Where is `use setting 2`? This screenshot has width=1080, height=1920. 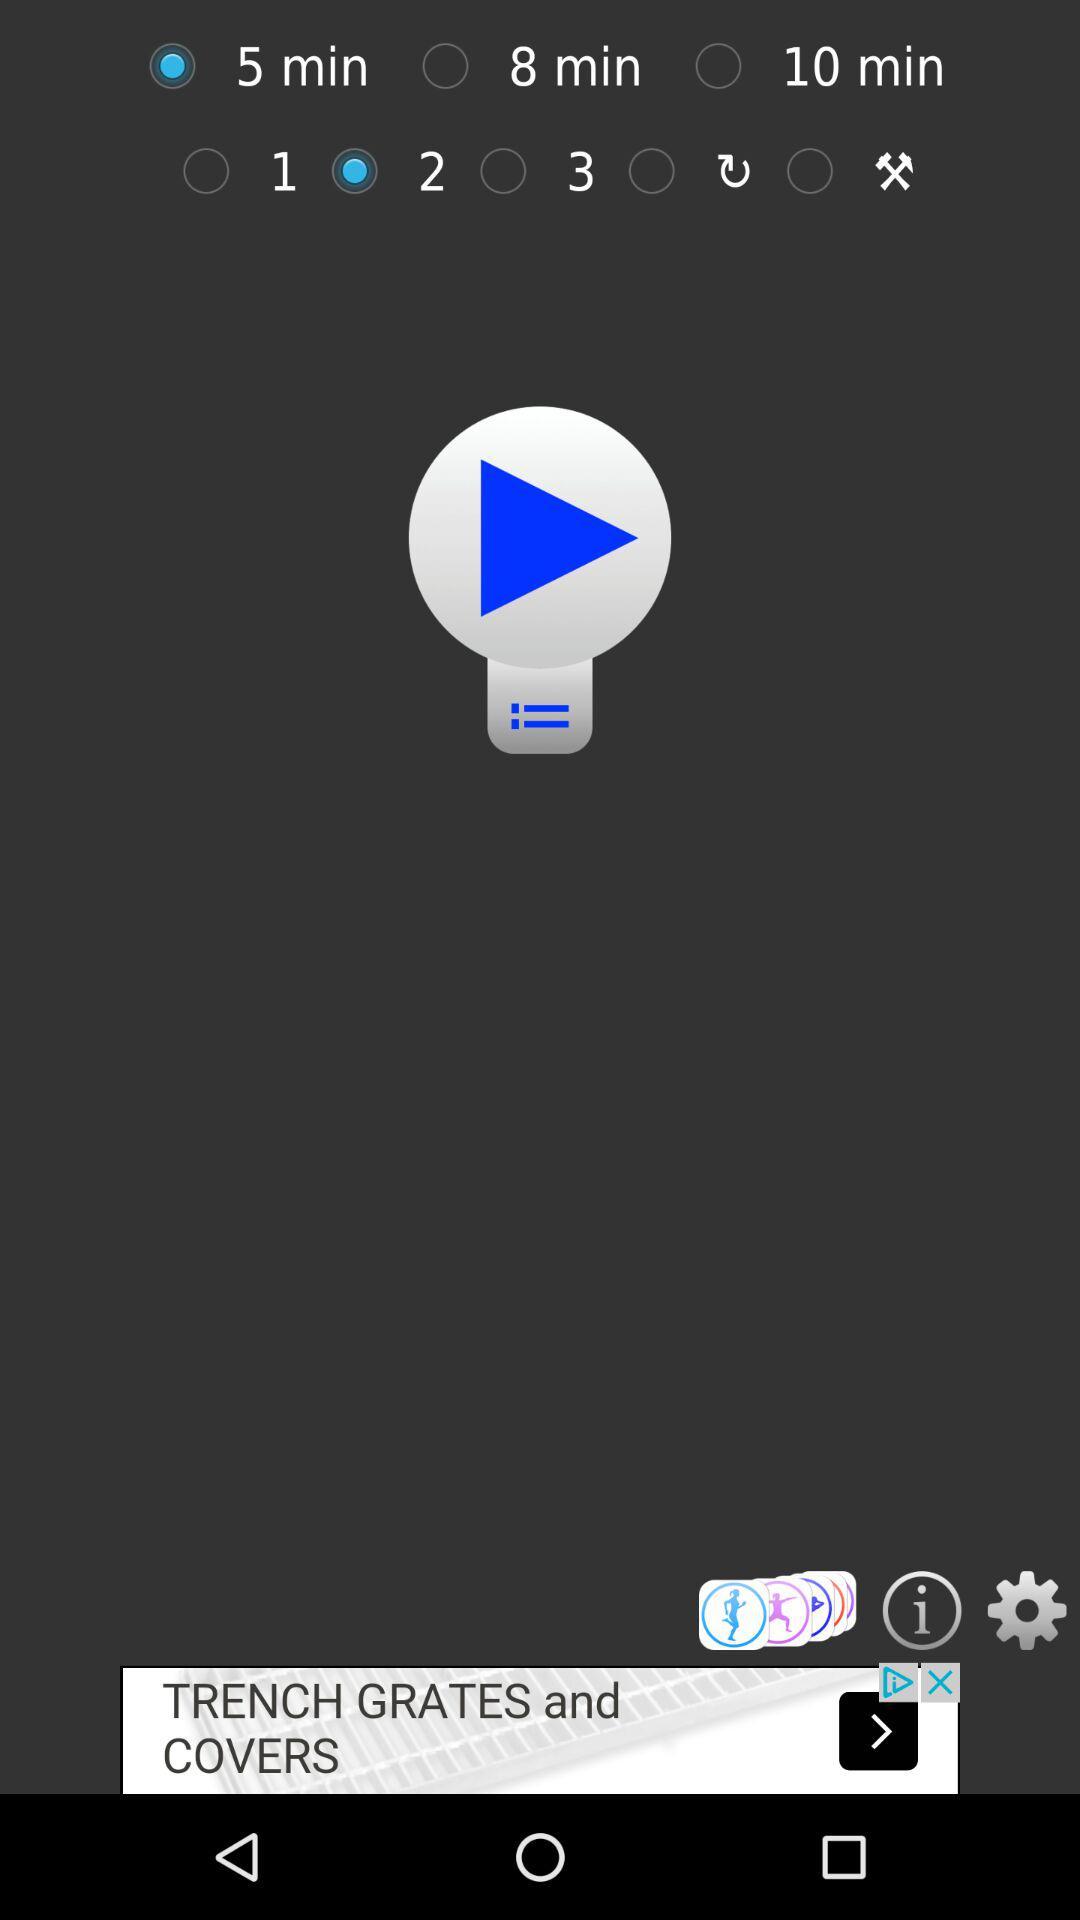
use setting 2 is located at coordinates (365, 171).